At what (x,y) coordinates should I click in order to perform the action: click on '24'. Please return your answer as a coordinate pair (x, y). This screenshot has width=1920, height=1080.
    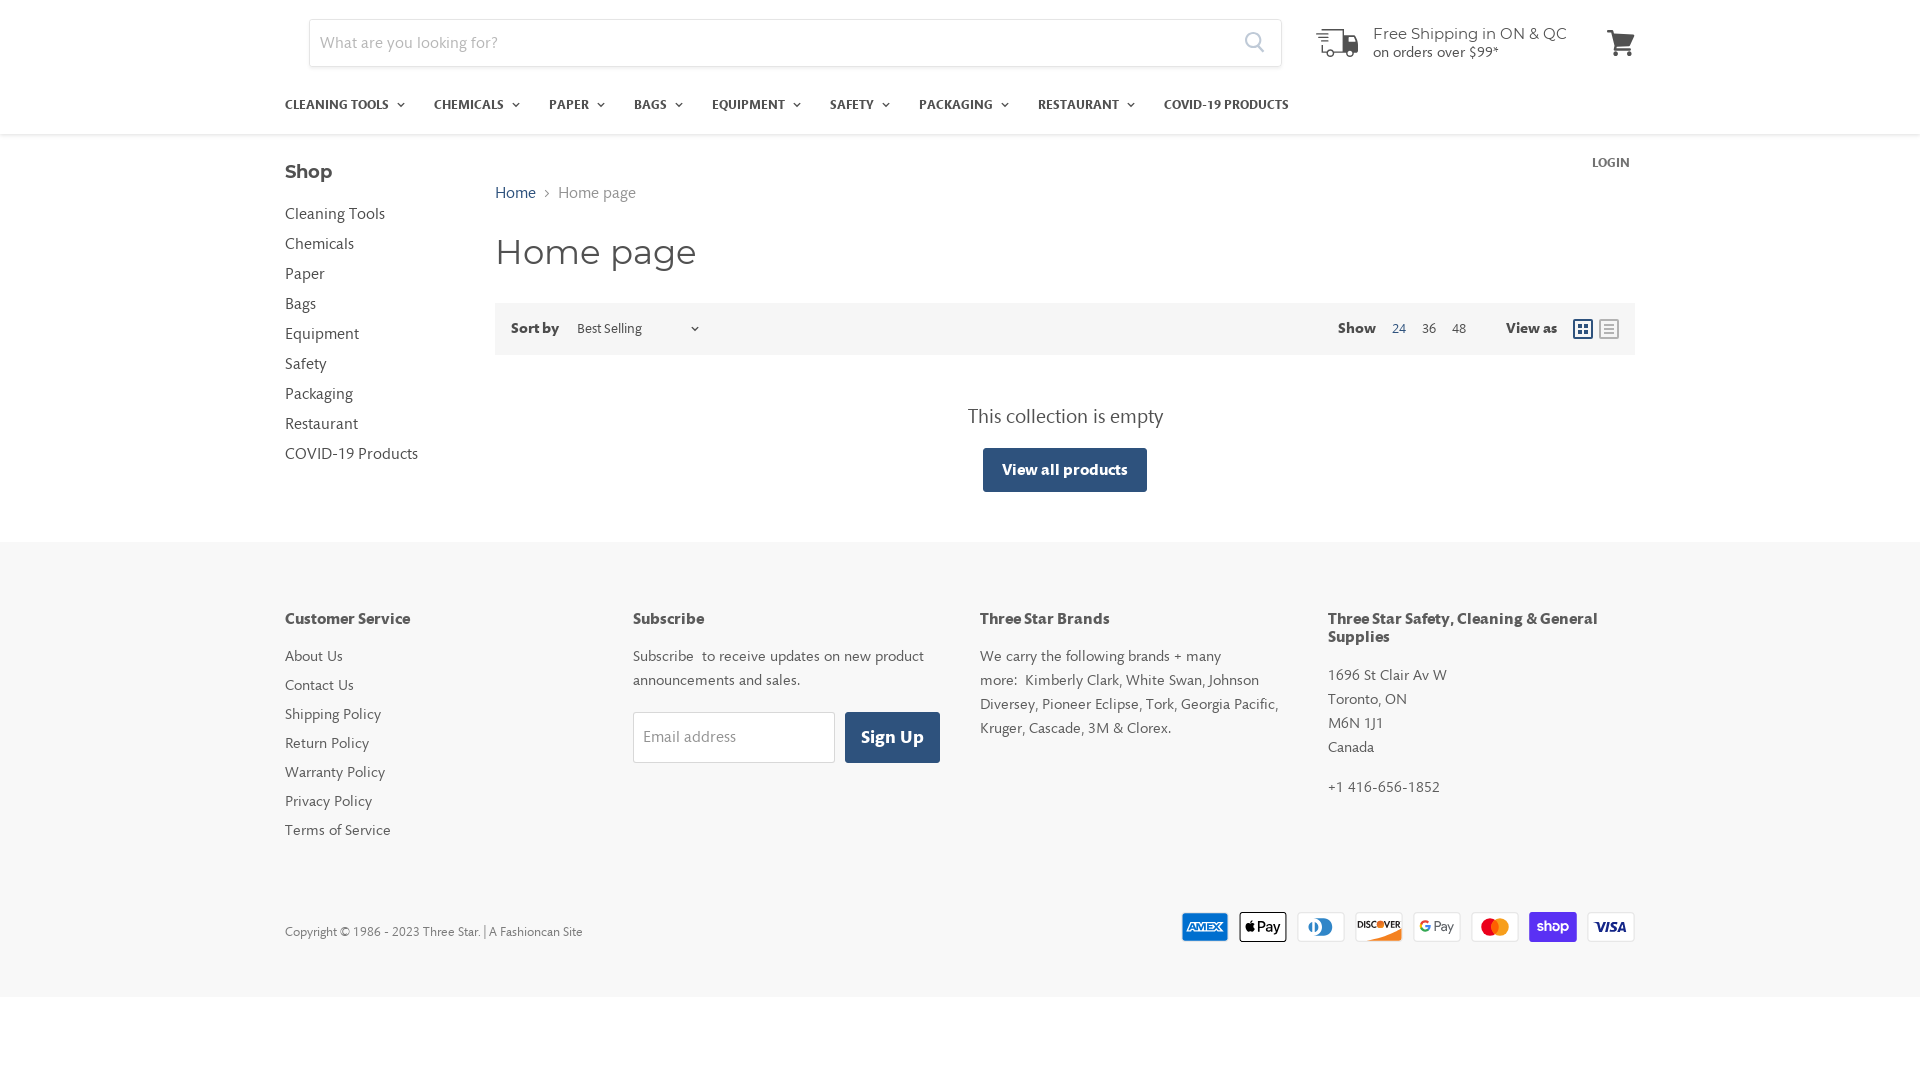
    Looking at the image, I should click on (1391, 327).